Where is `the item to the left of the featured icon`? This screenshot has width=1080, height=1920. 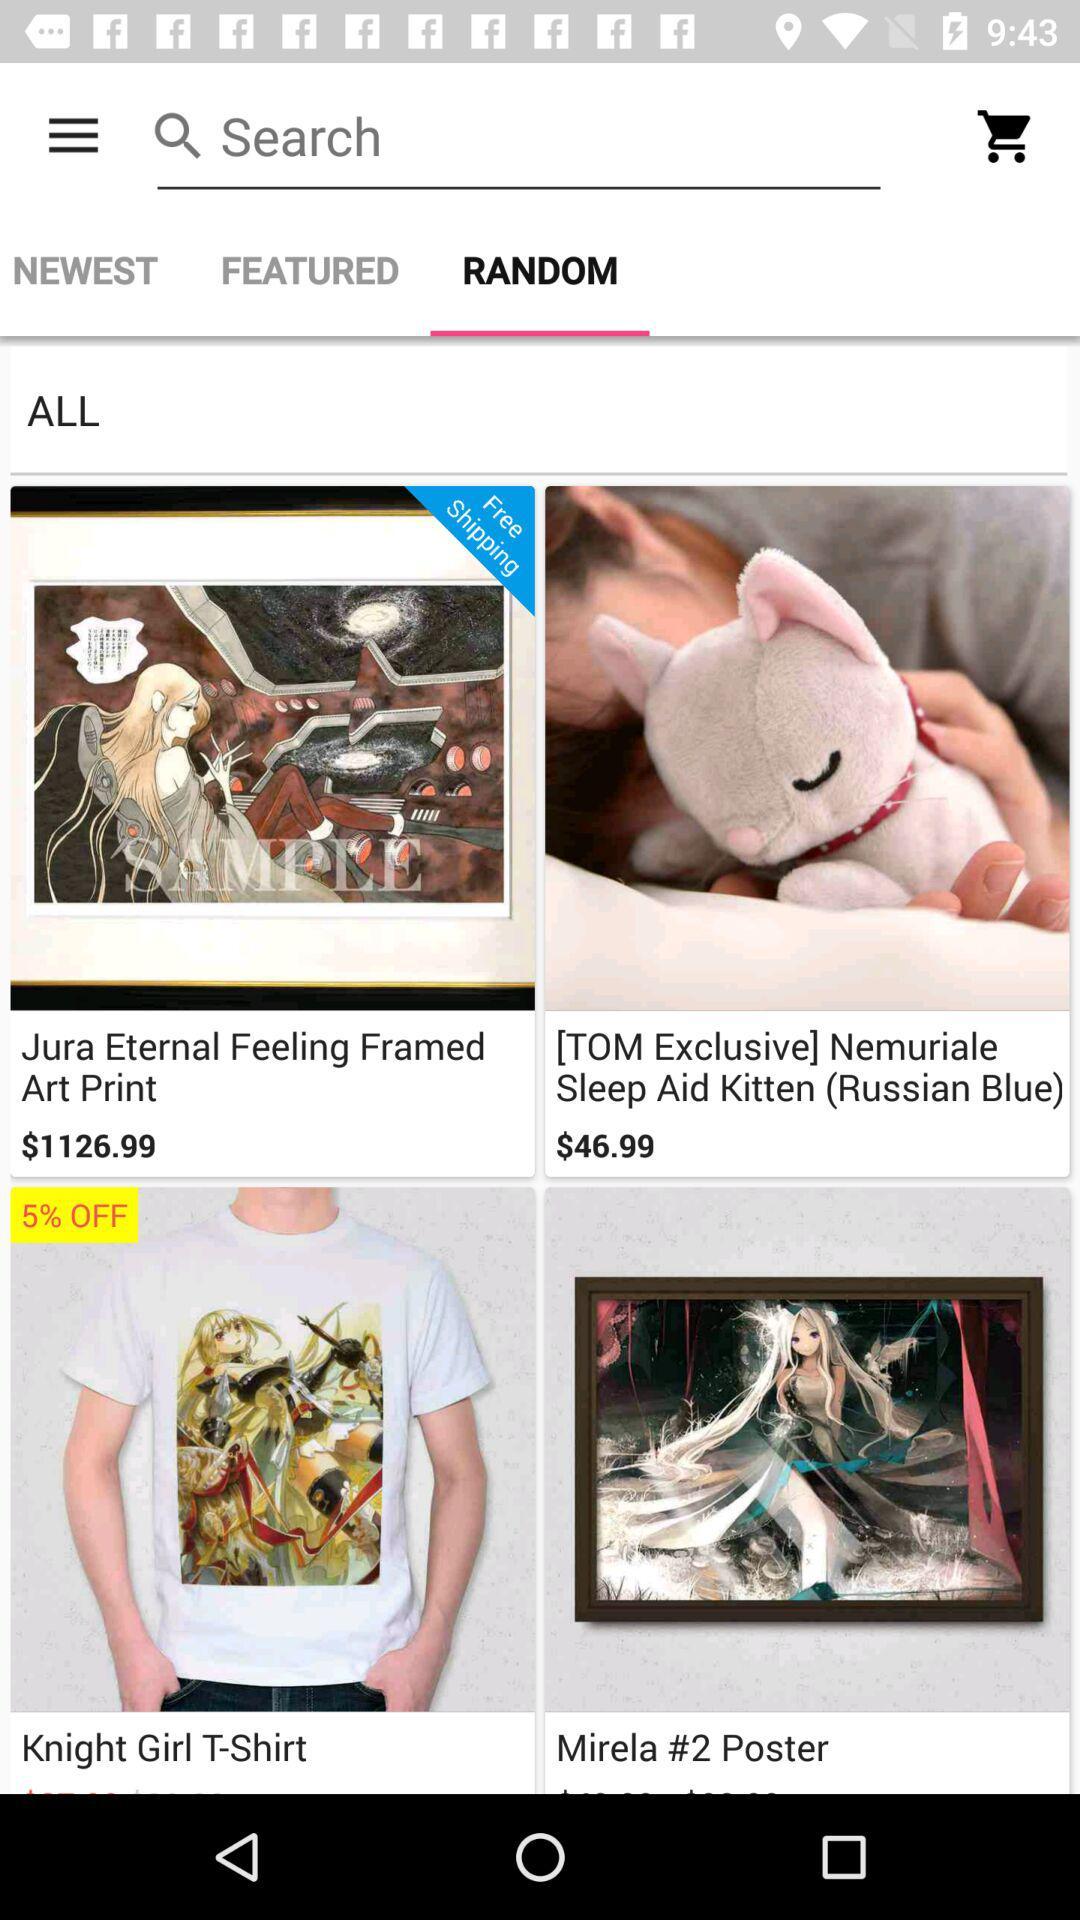 the item to the left of the featured icon is located at coordinates (94, 269).